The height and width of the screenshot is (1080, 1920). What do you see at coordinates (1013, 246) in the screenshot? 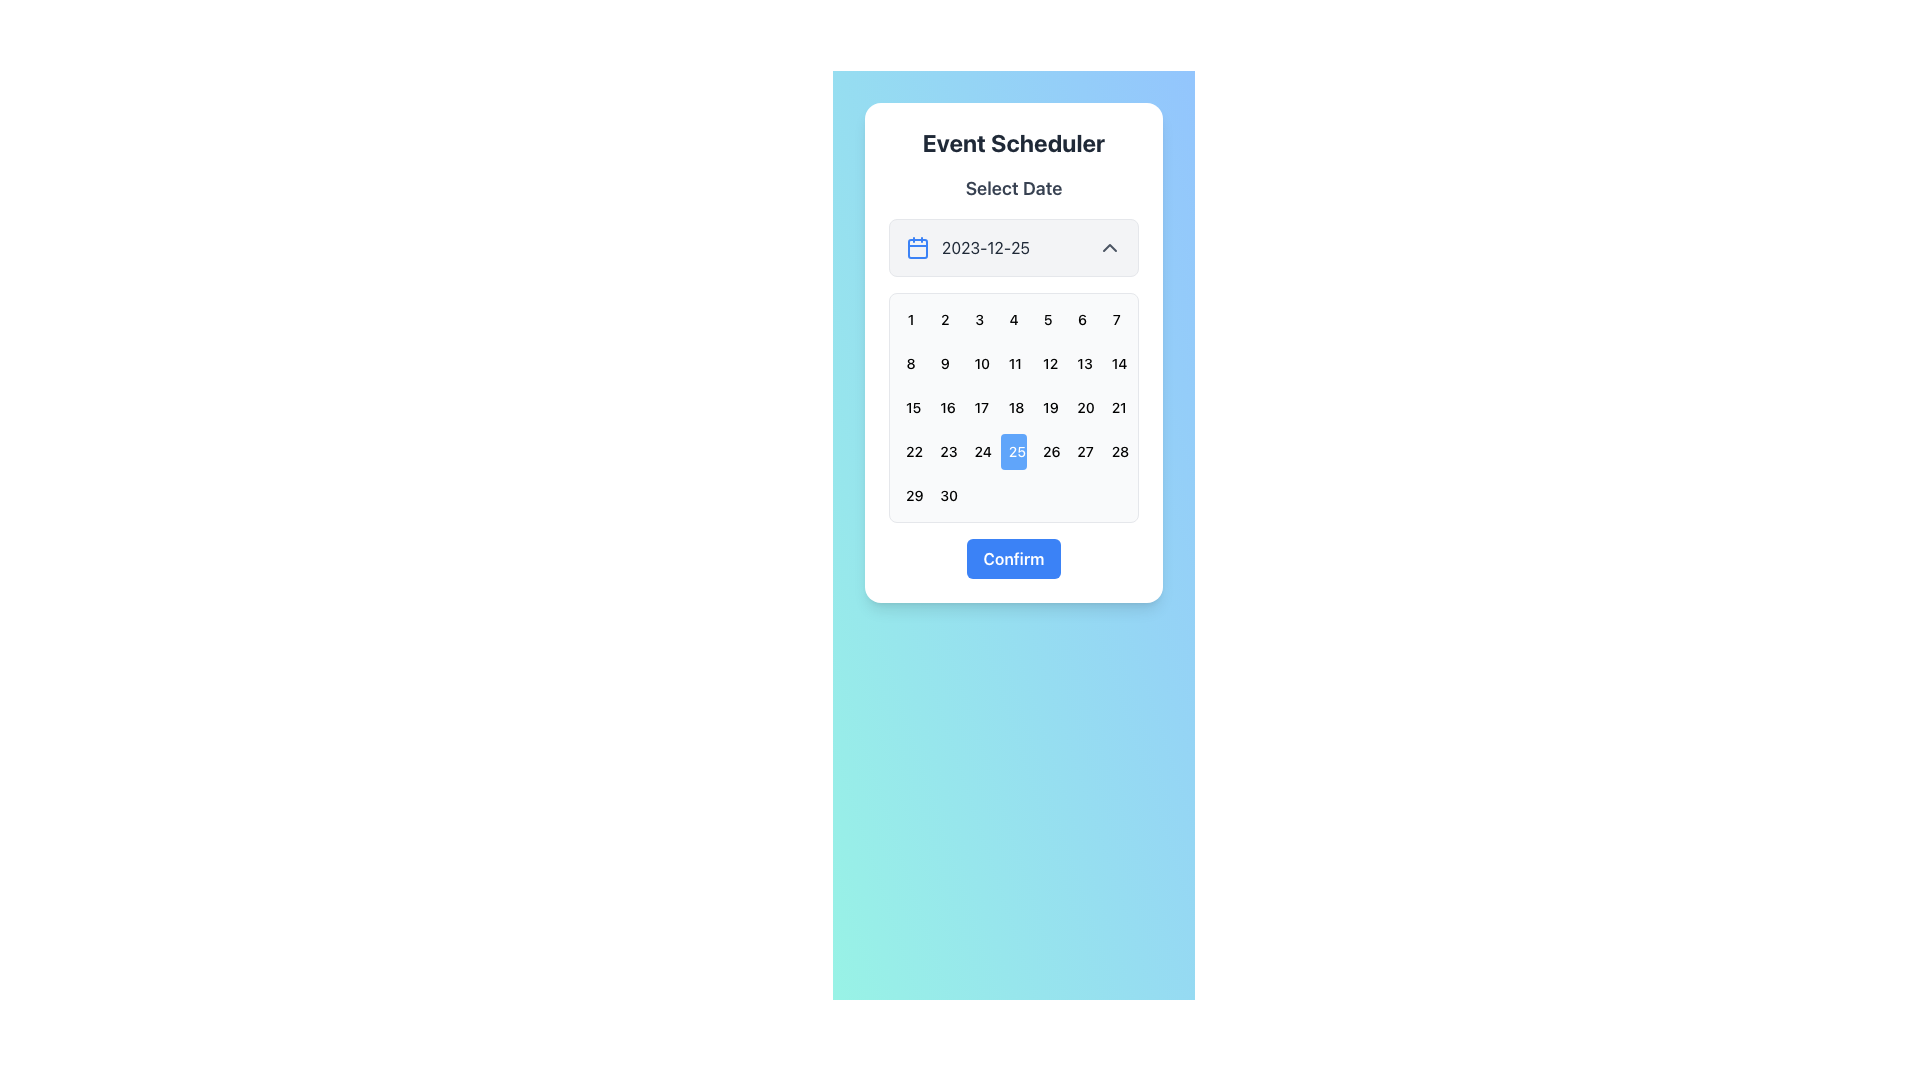
I see `the date display element located below the 'Select Date' header, which shows the currently selected date and is positioned between a calendar icon and a chevron icon` at bounding box center [1013, 246].